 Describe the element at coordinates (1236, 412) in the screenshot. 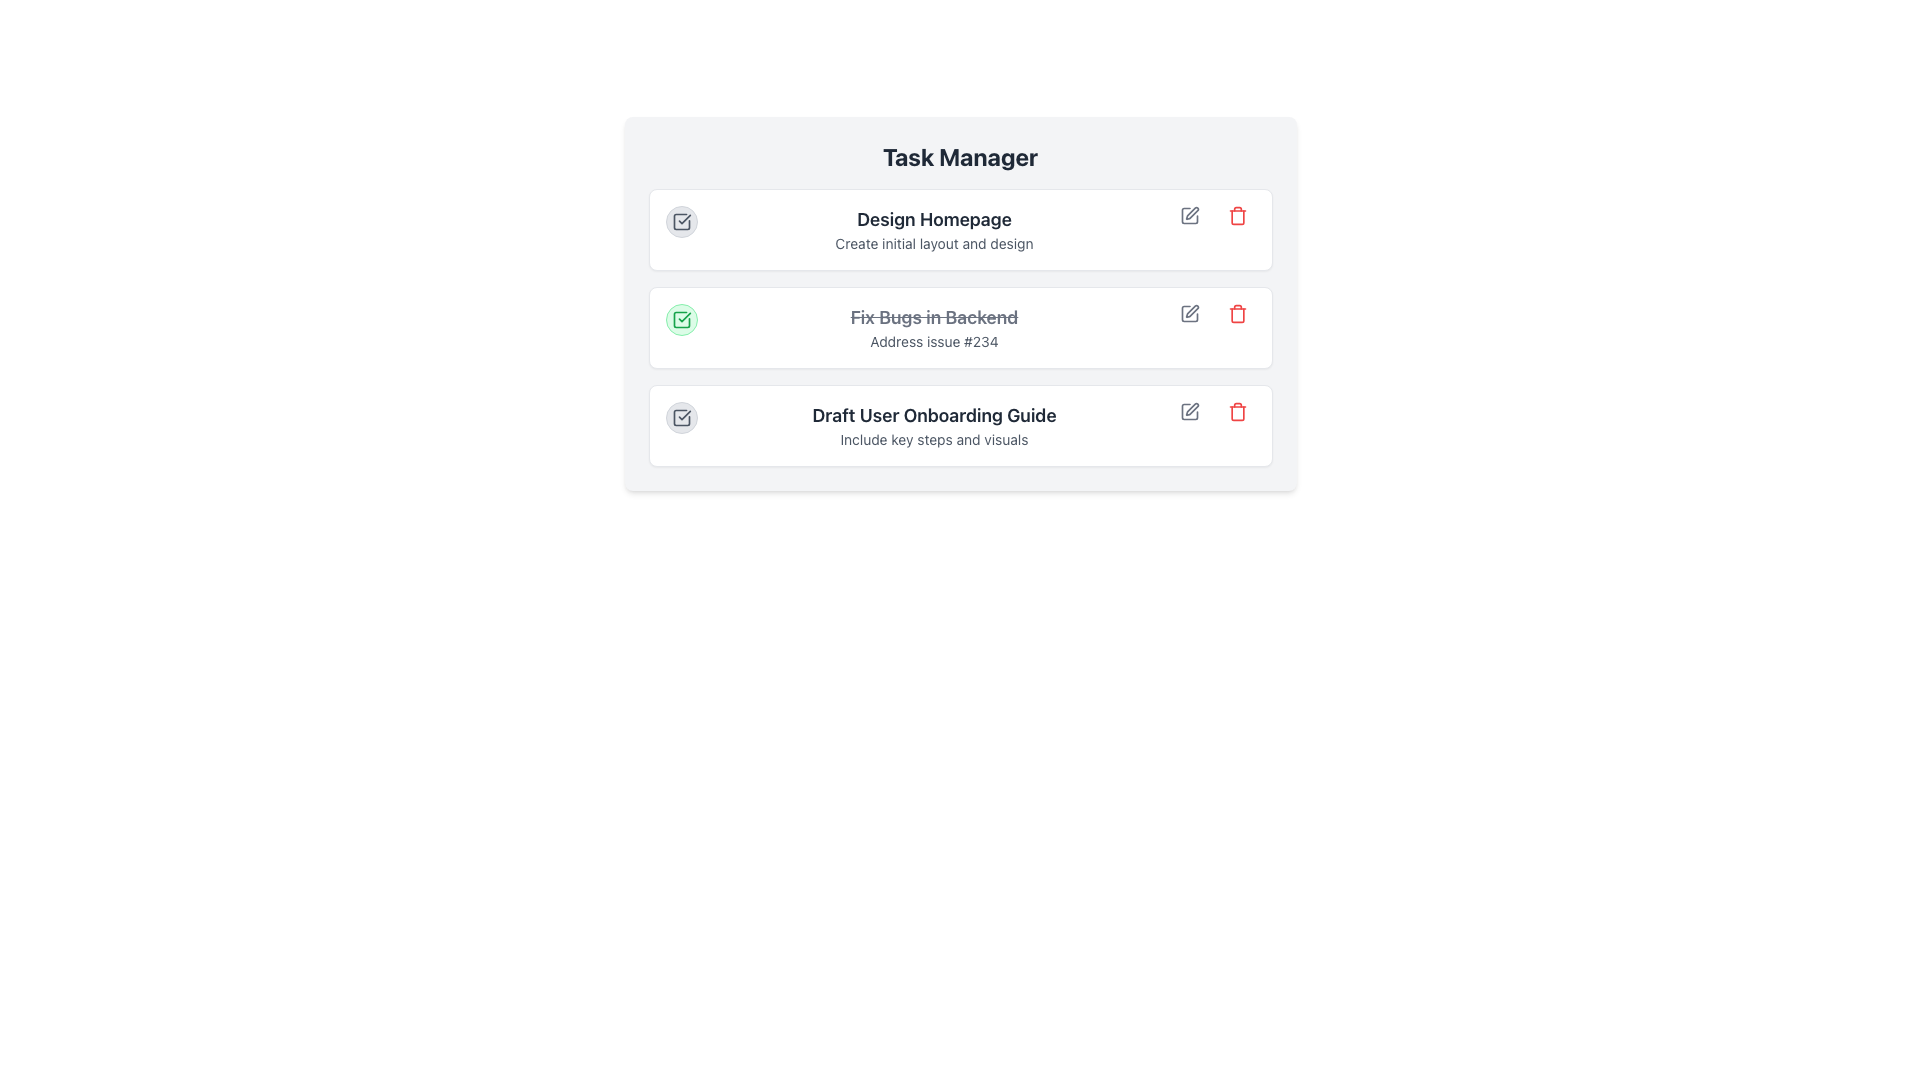

I see `the vertical rectangle component with rounded edges that represents the delete button in the trash bin icon located at the far-right of the third task row titled 'Draft User Onboarding Guide'` at that location.